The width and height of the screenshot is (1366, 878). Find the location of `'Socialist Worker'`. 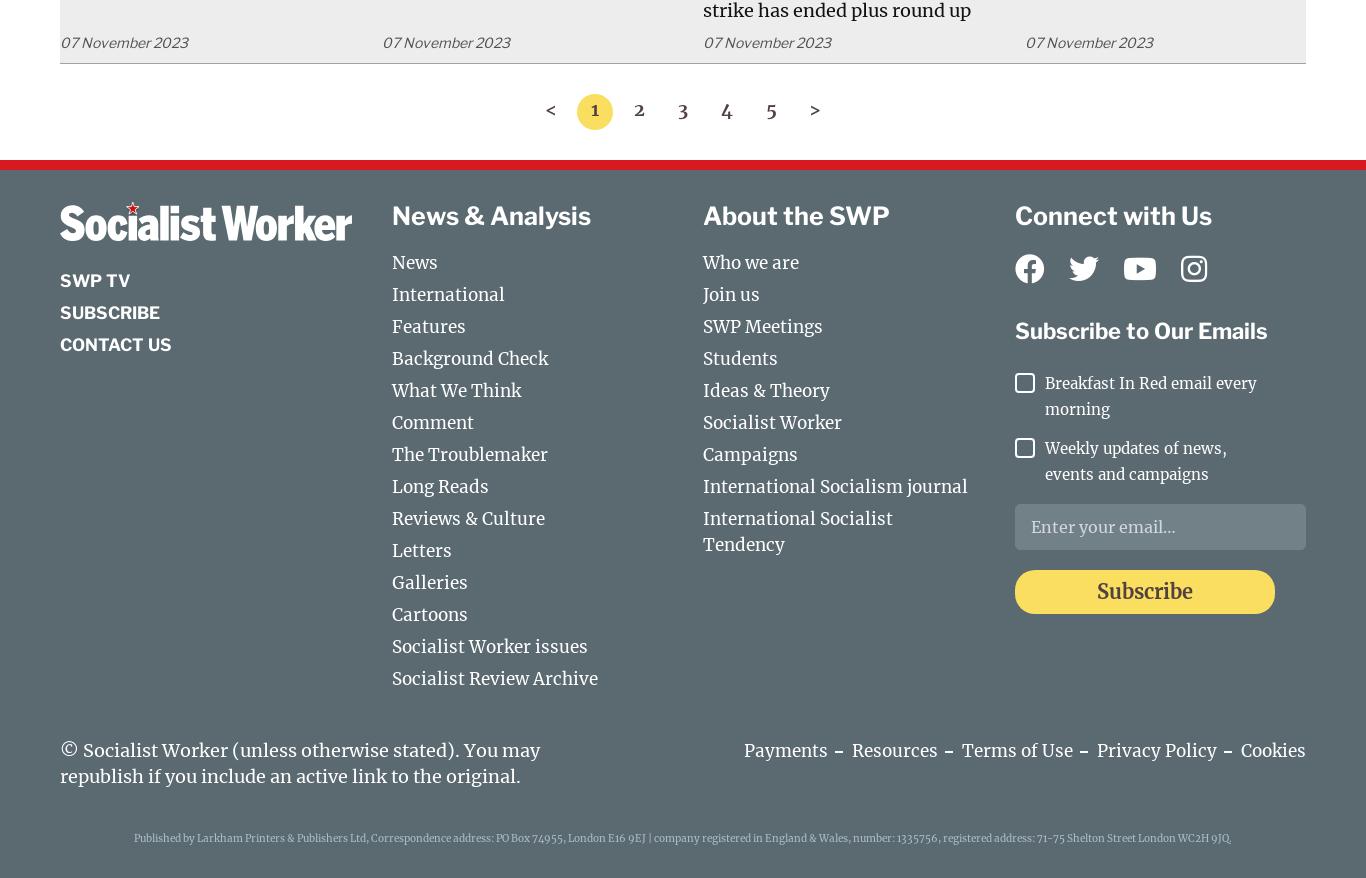

'Socialist Worker' is located at coordinates (772, 421).